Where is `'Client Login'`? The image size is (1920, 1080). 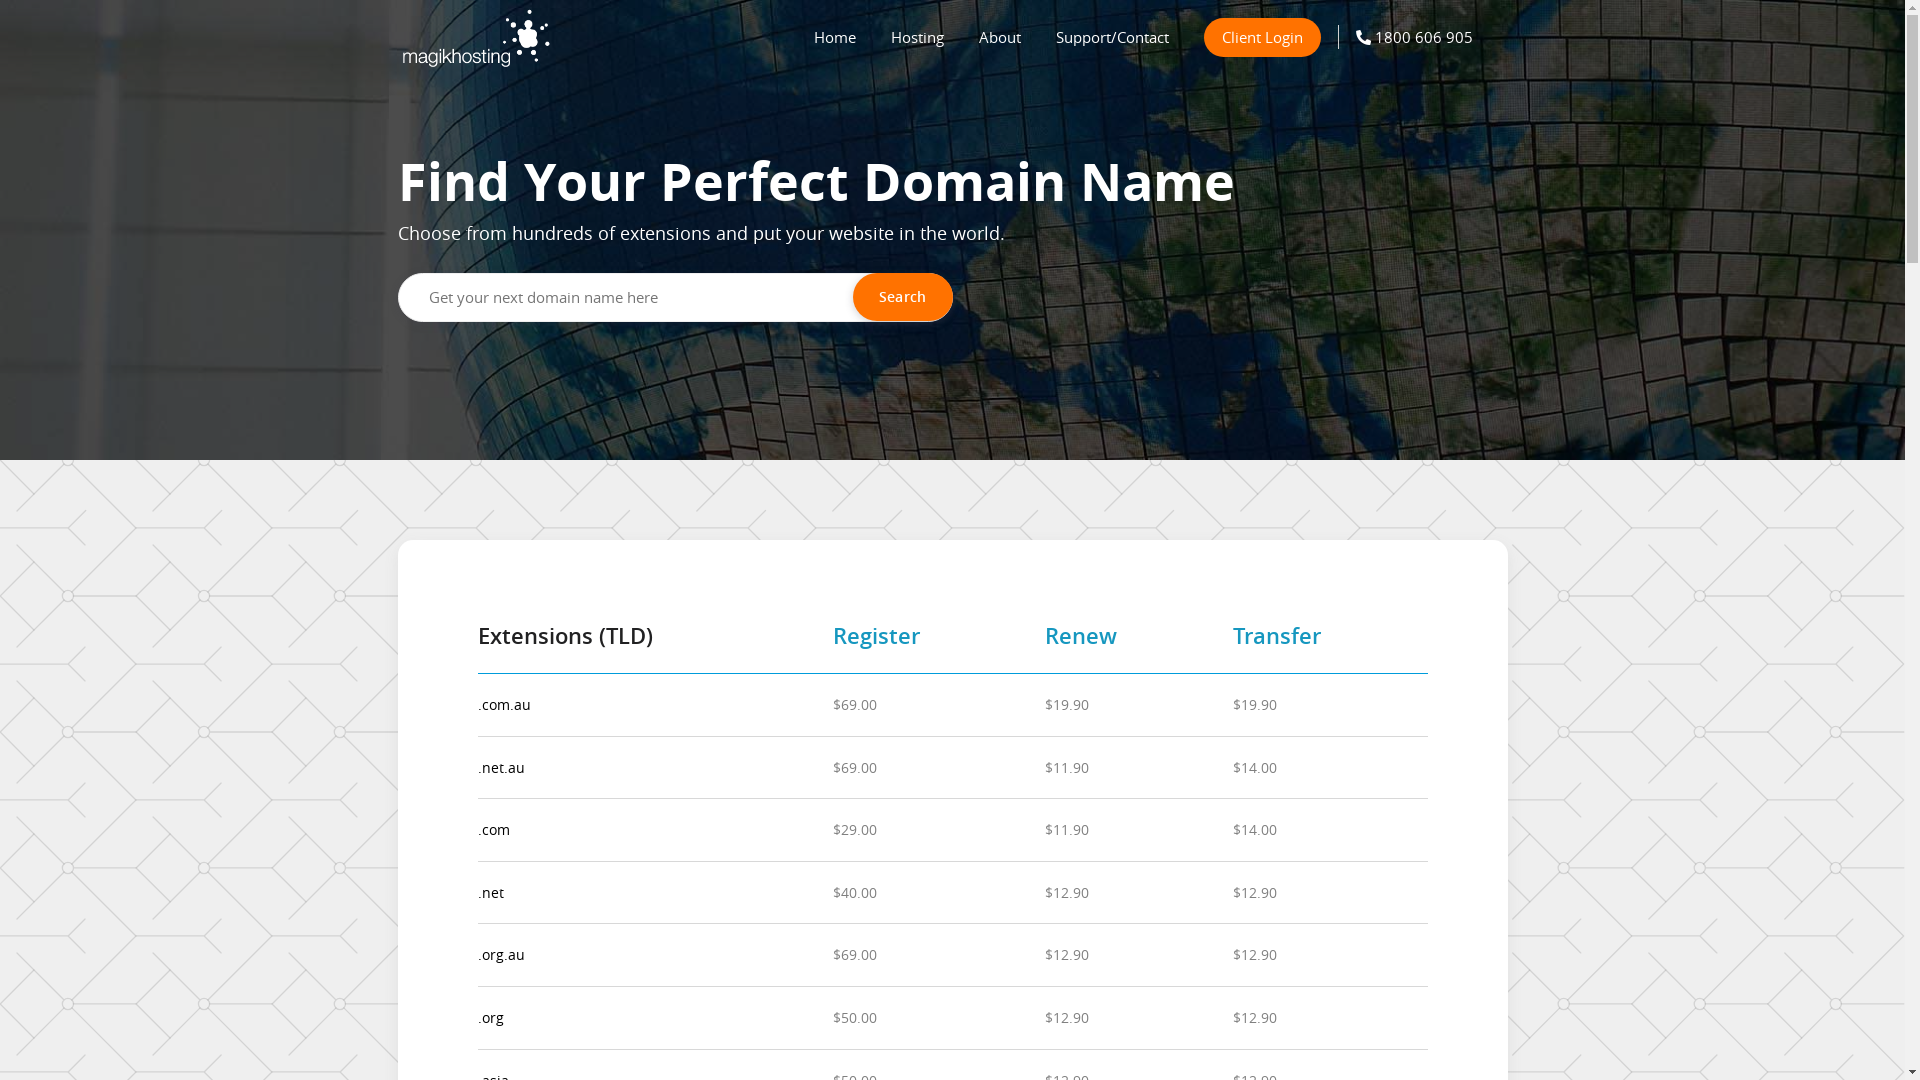 'Client Login' is located at coordinates (1261, 37).